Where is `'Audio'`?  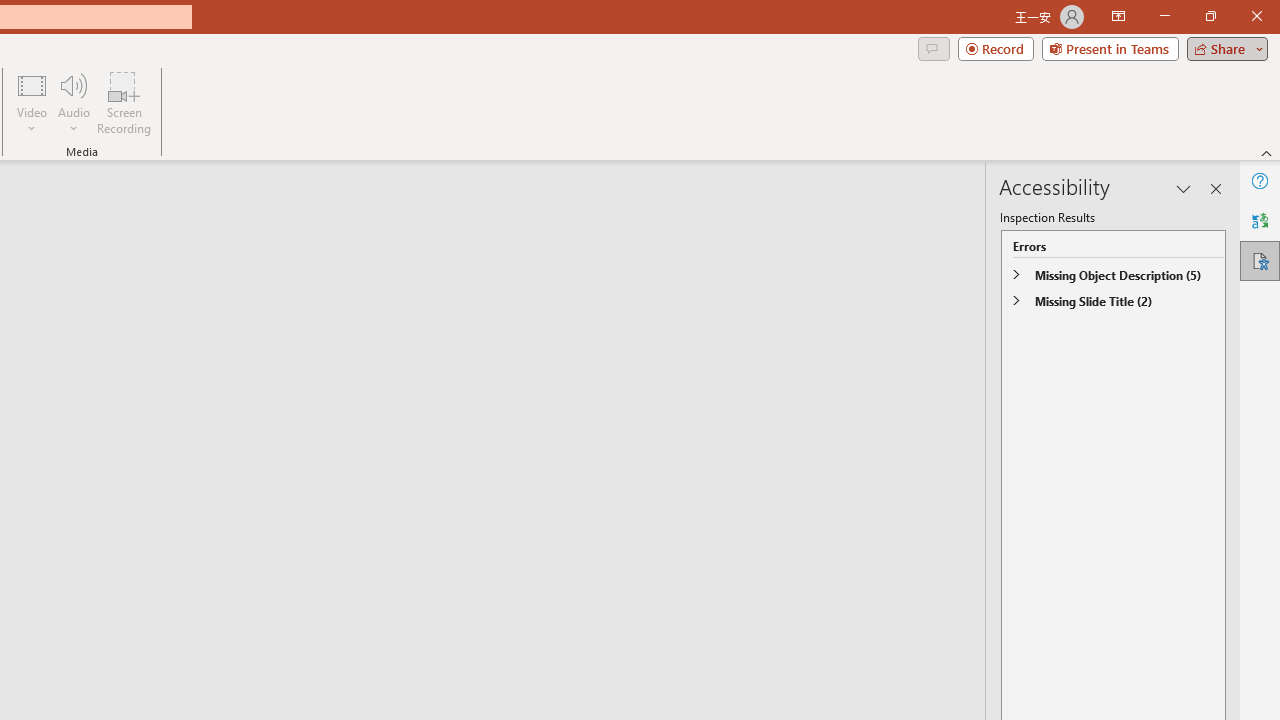
'Audio' is located at coordinates (73, 103).